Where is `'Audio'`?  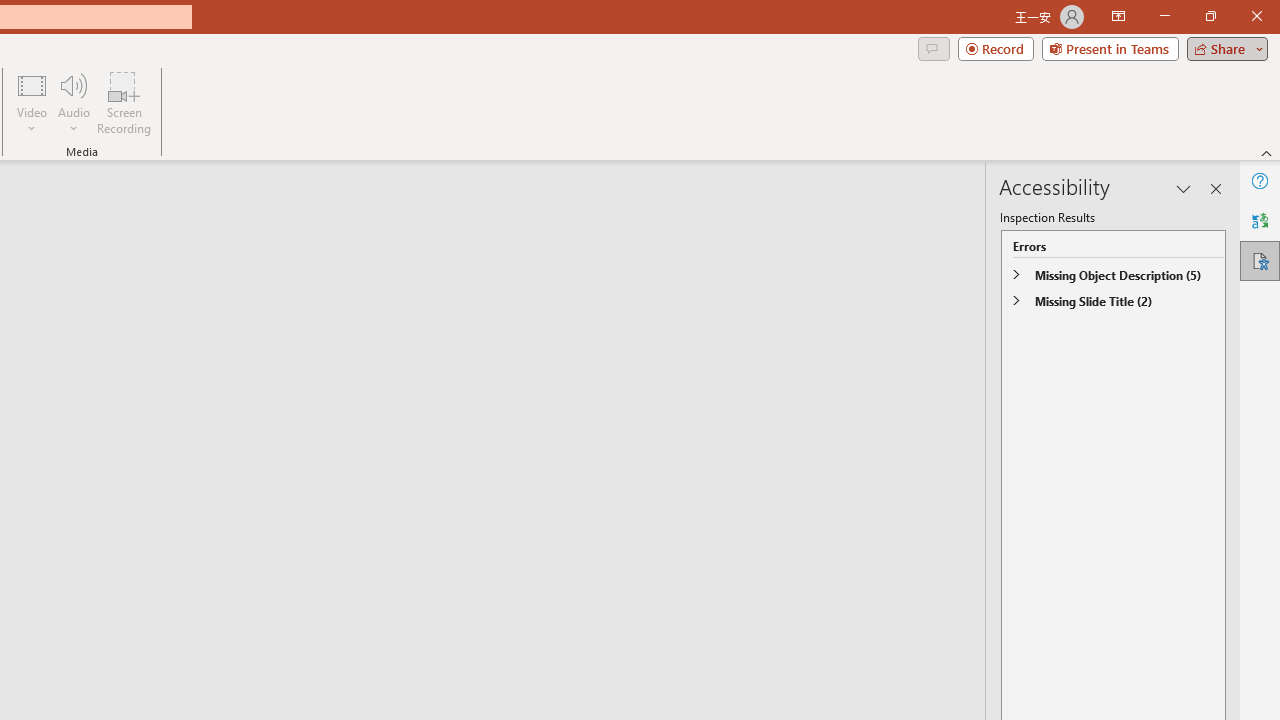
'Audio' is located at coordinates (73, 103).